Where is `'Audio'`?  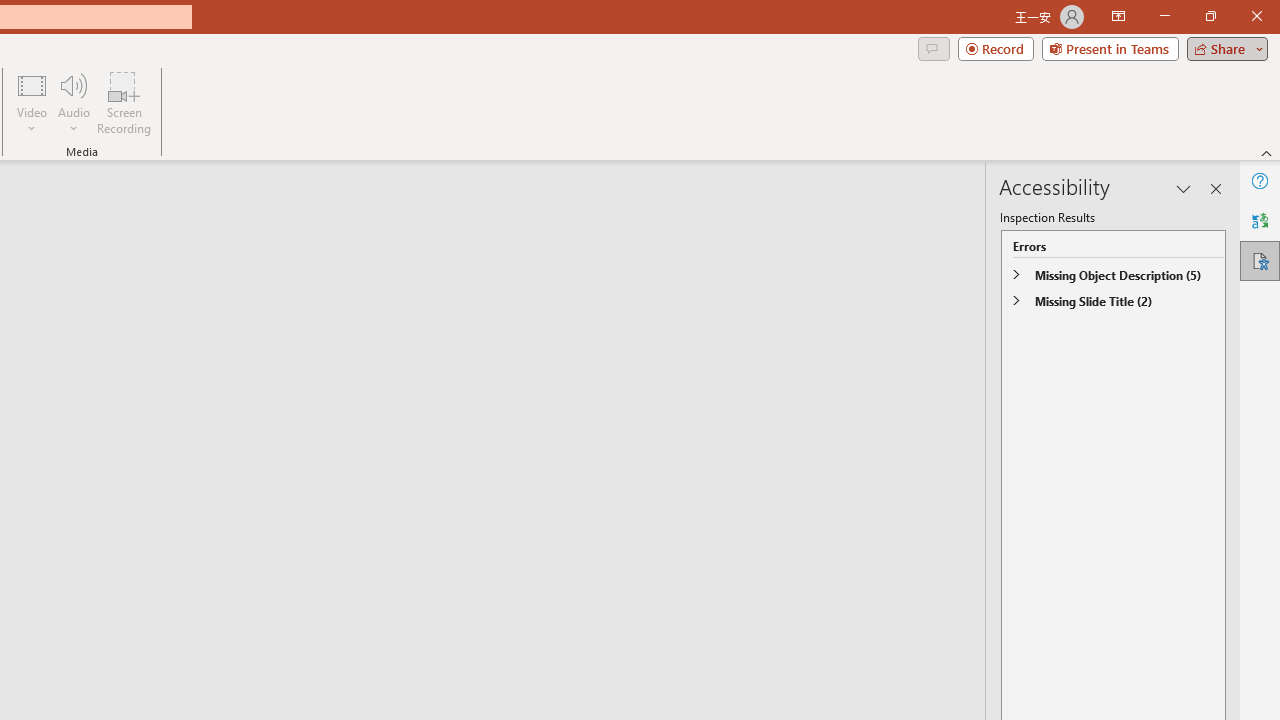
'Audio' is located at coordinates (73, 103).